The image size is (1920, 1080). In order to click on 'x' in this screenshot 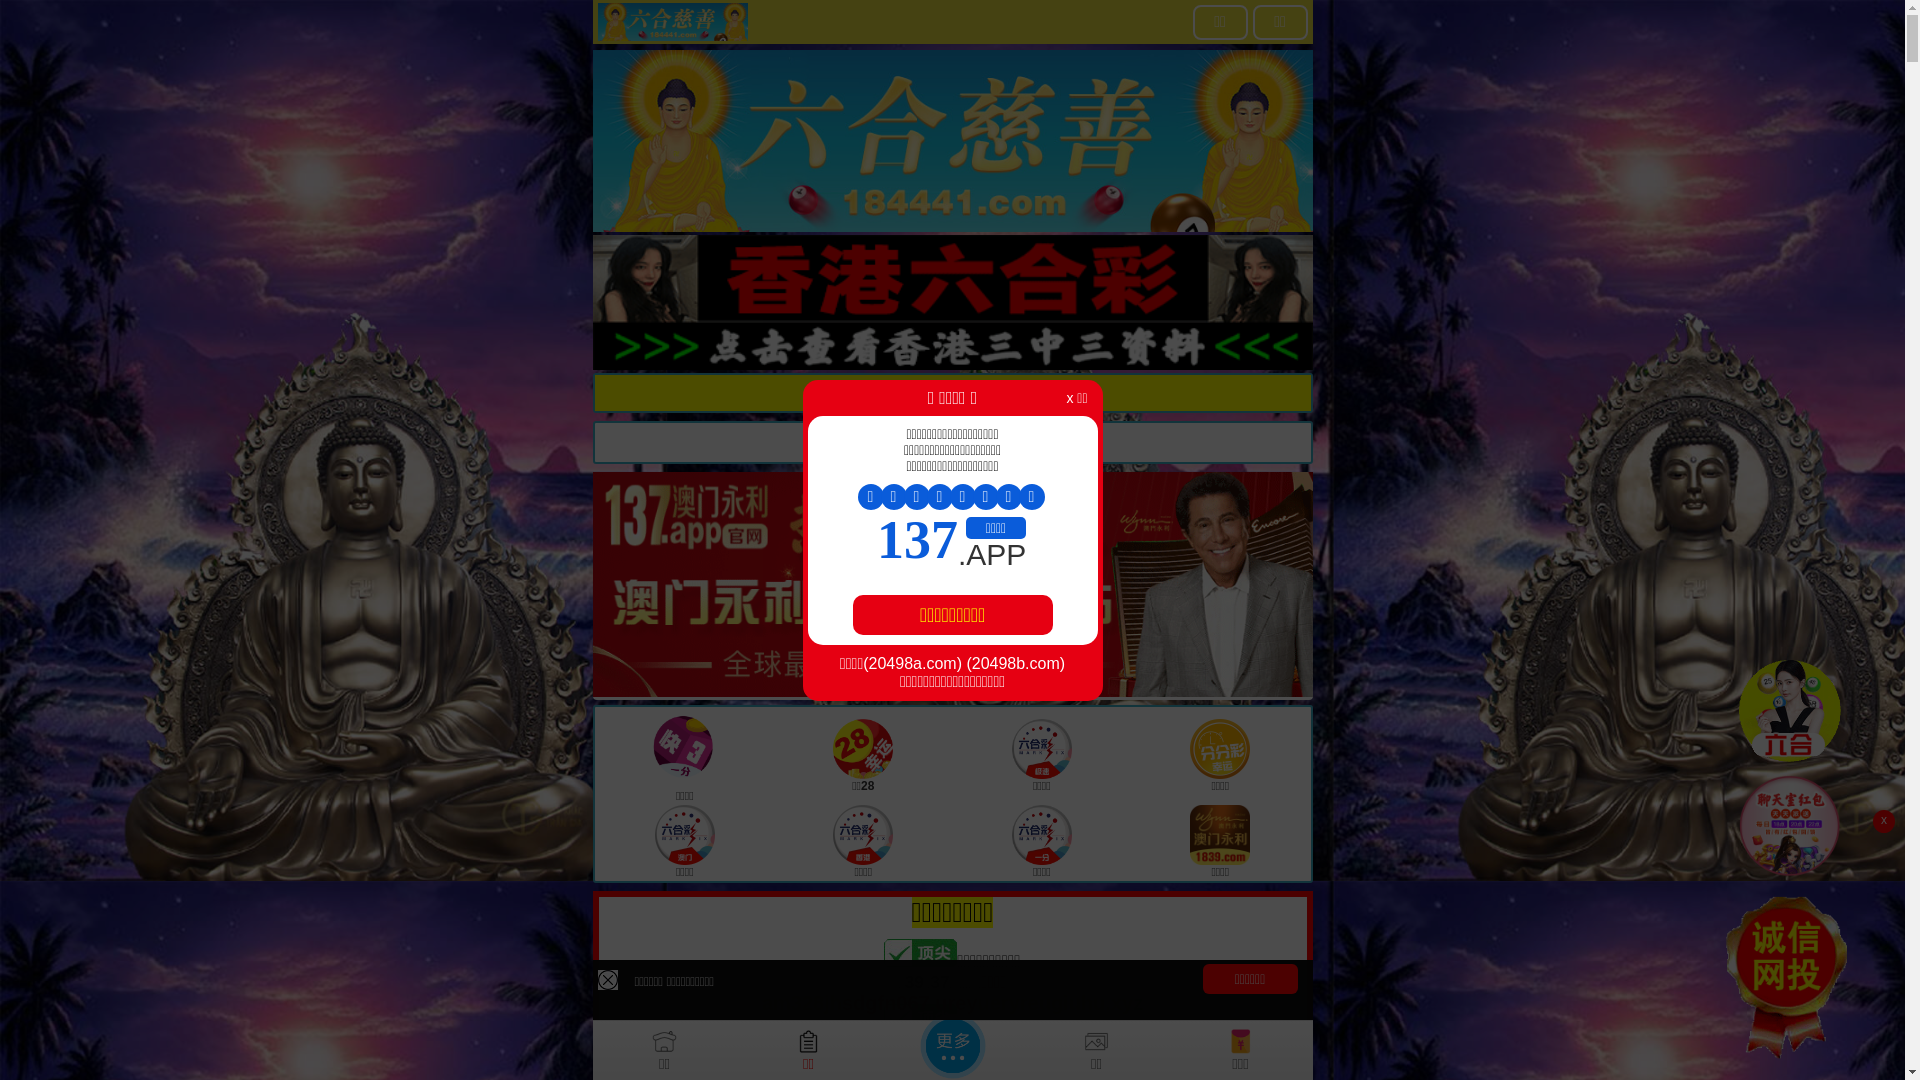, I will do `click(1882, 821)`.